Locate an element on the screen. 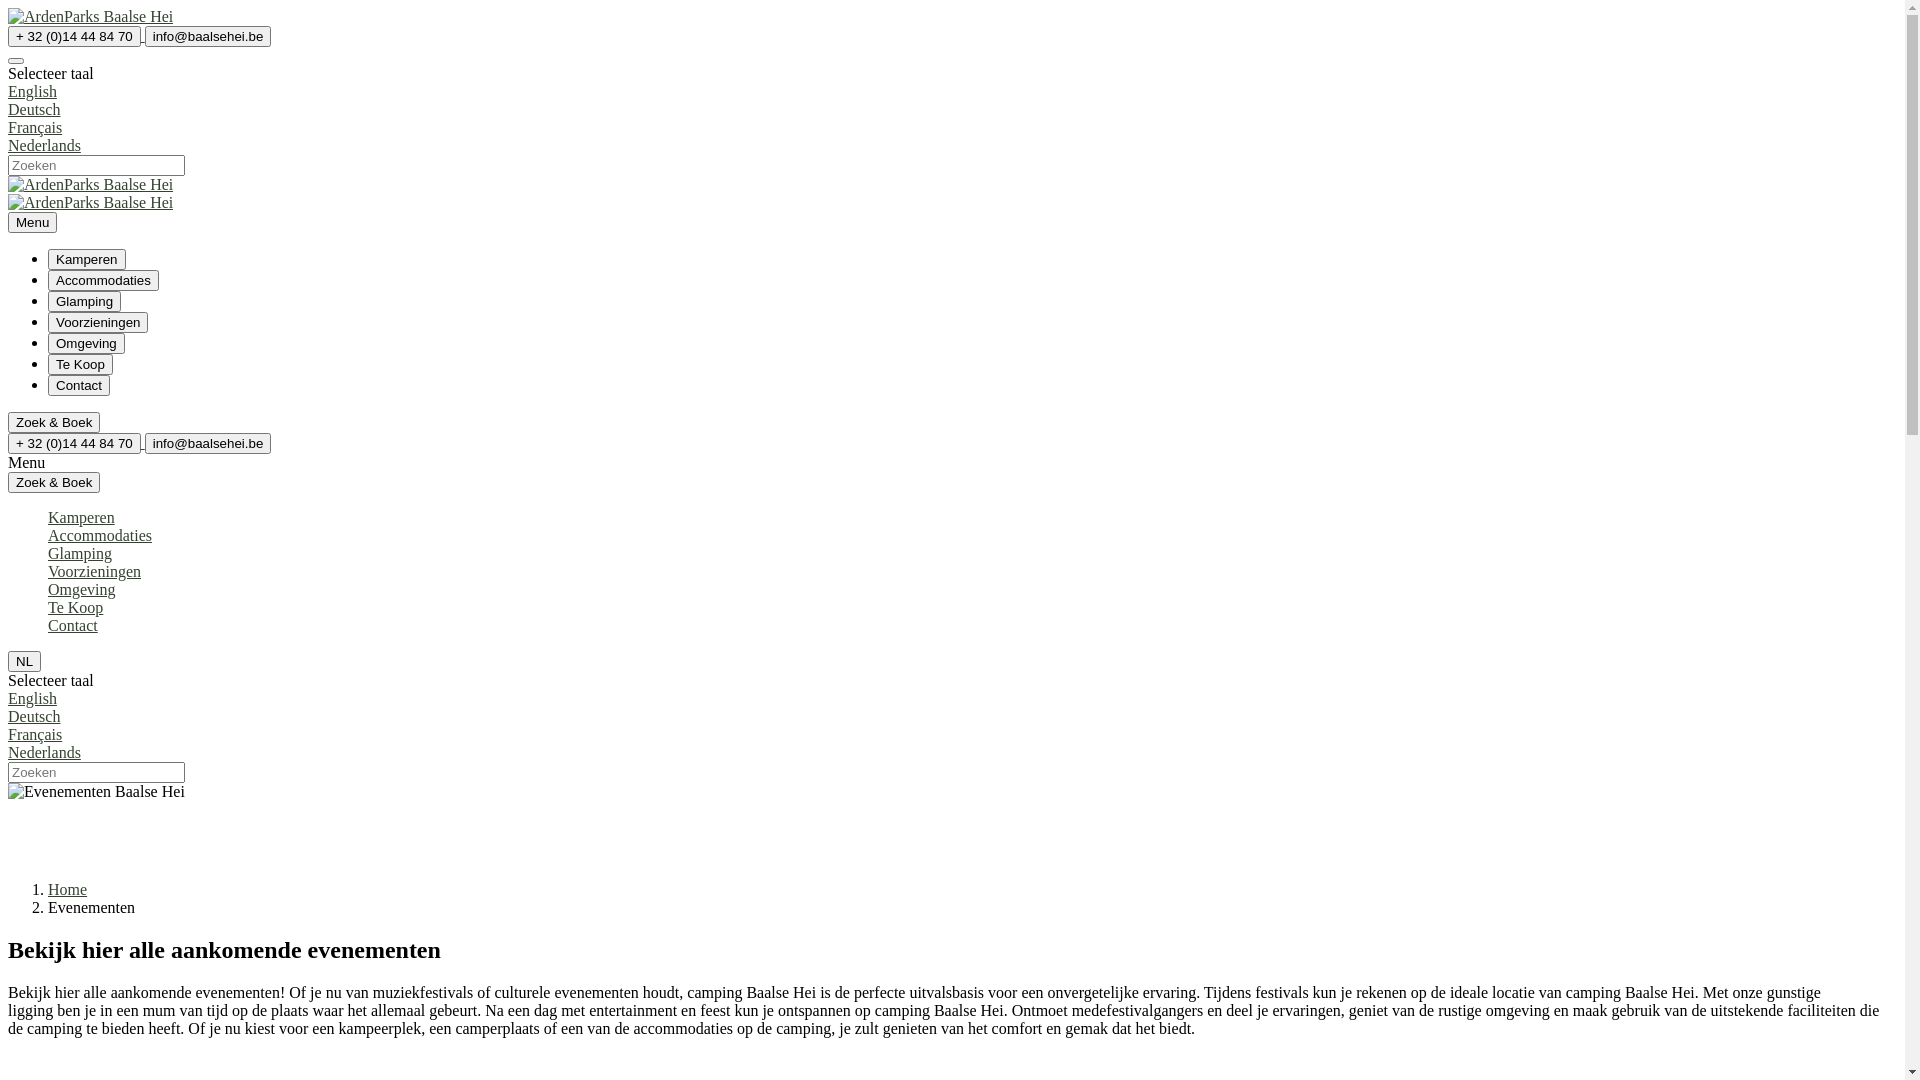 This screenshot has height=1080, width=1920. 'Selecteer taal' is located at coordinates (15, 60).